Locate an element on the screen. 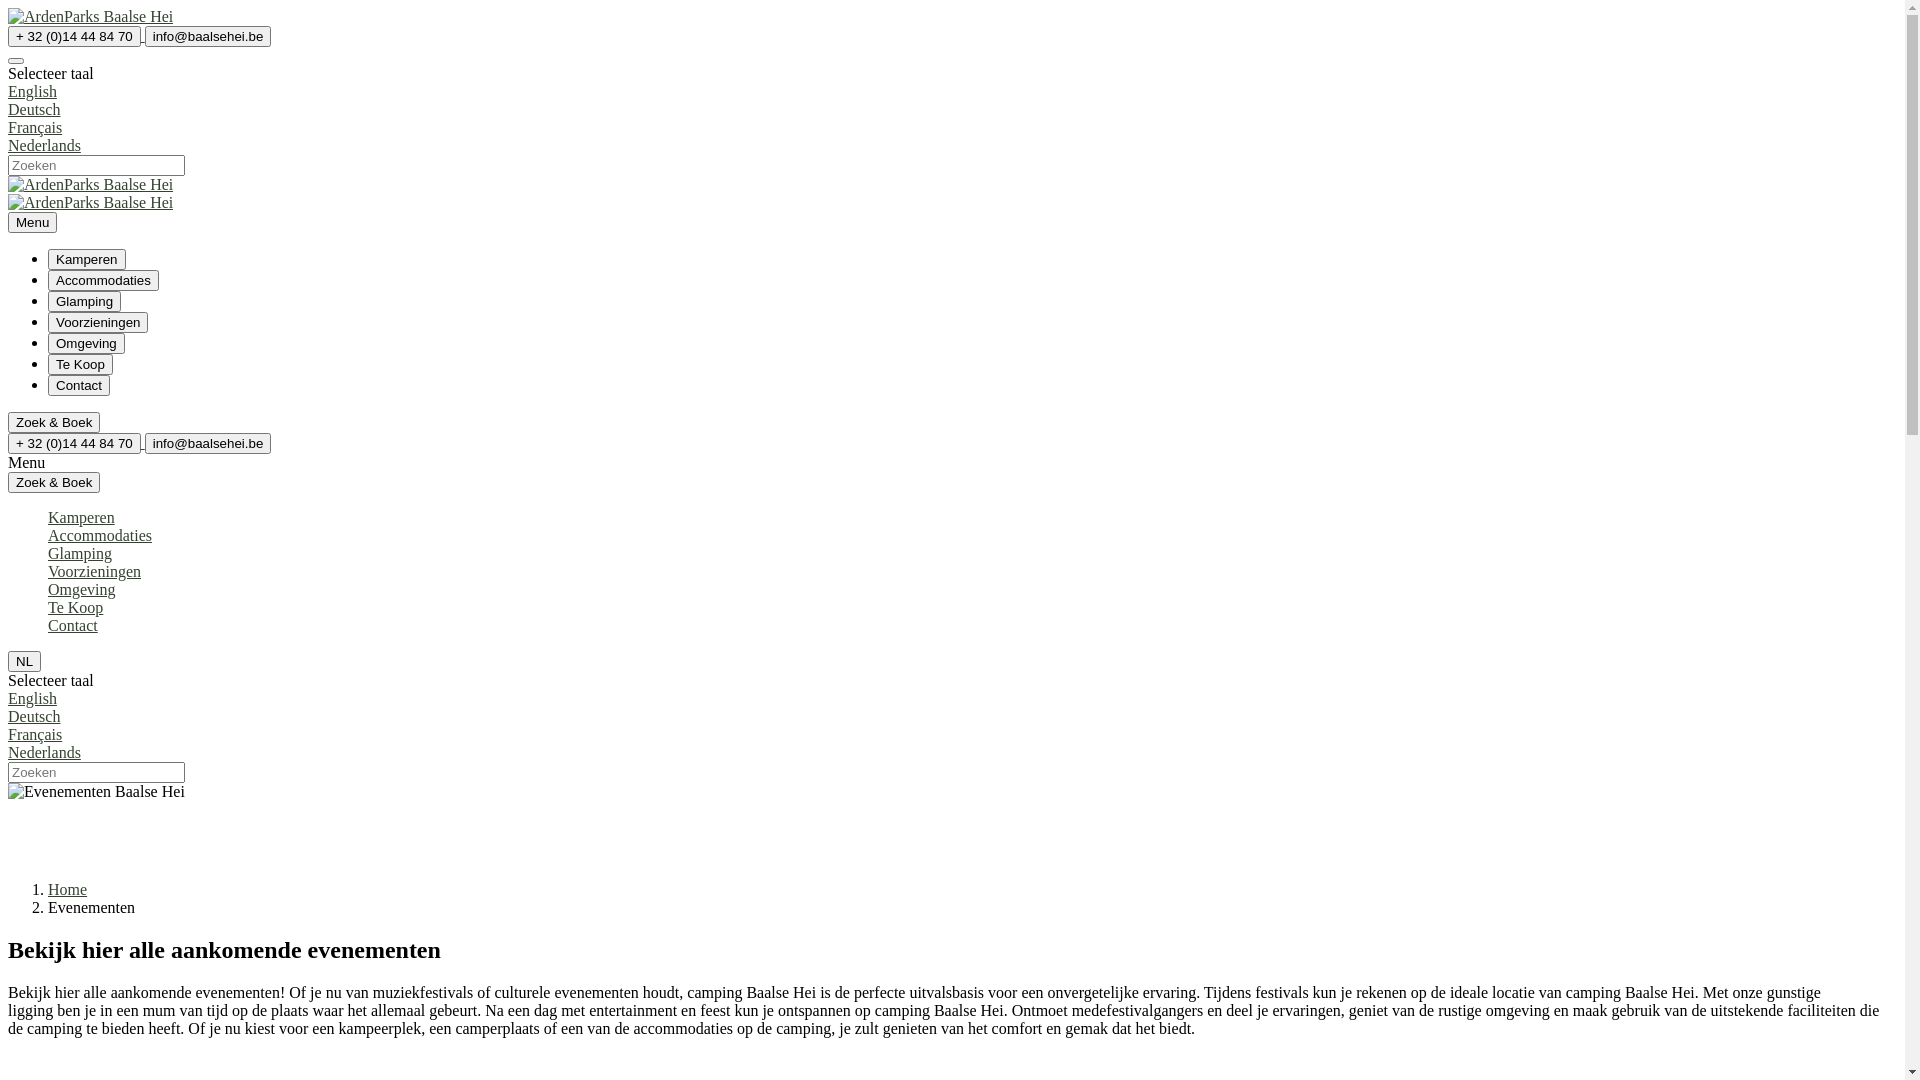 This screenshot has height=1080, width=1920. 'Selecteer taal' is located at coordinates (15, 60).